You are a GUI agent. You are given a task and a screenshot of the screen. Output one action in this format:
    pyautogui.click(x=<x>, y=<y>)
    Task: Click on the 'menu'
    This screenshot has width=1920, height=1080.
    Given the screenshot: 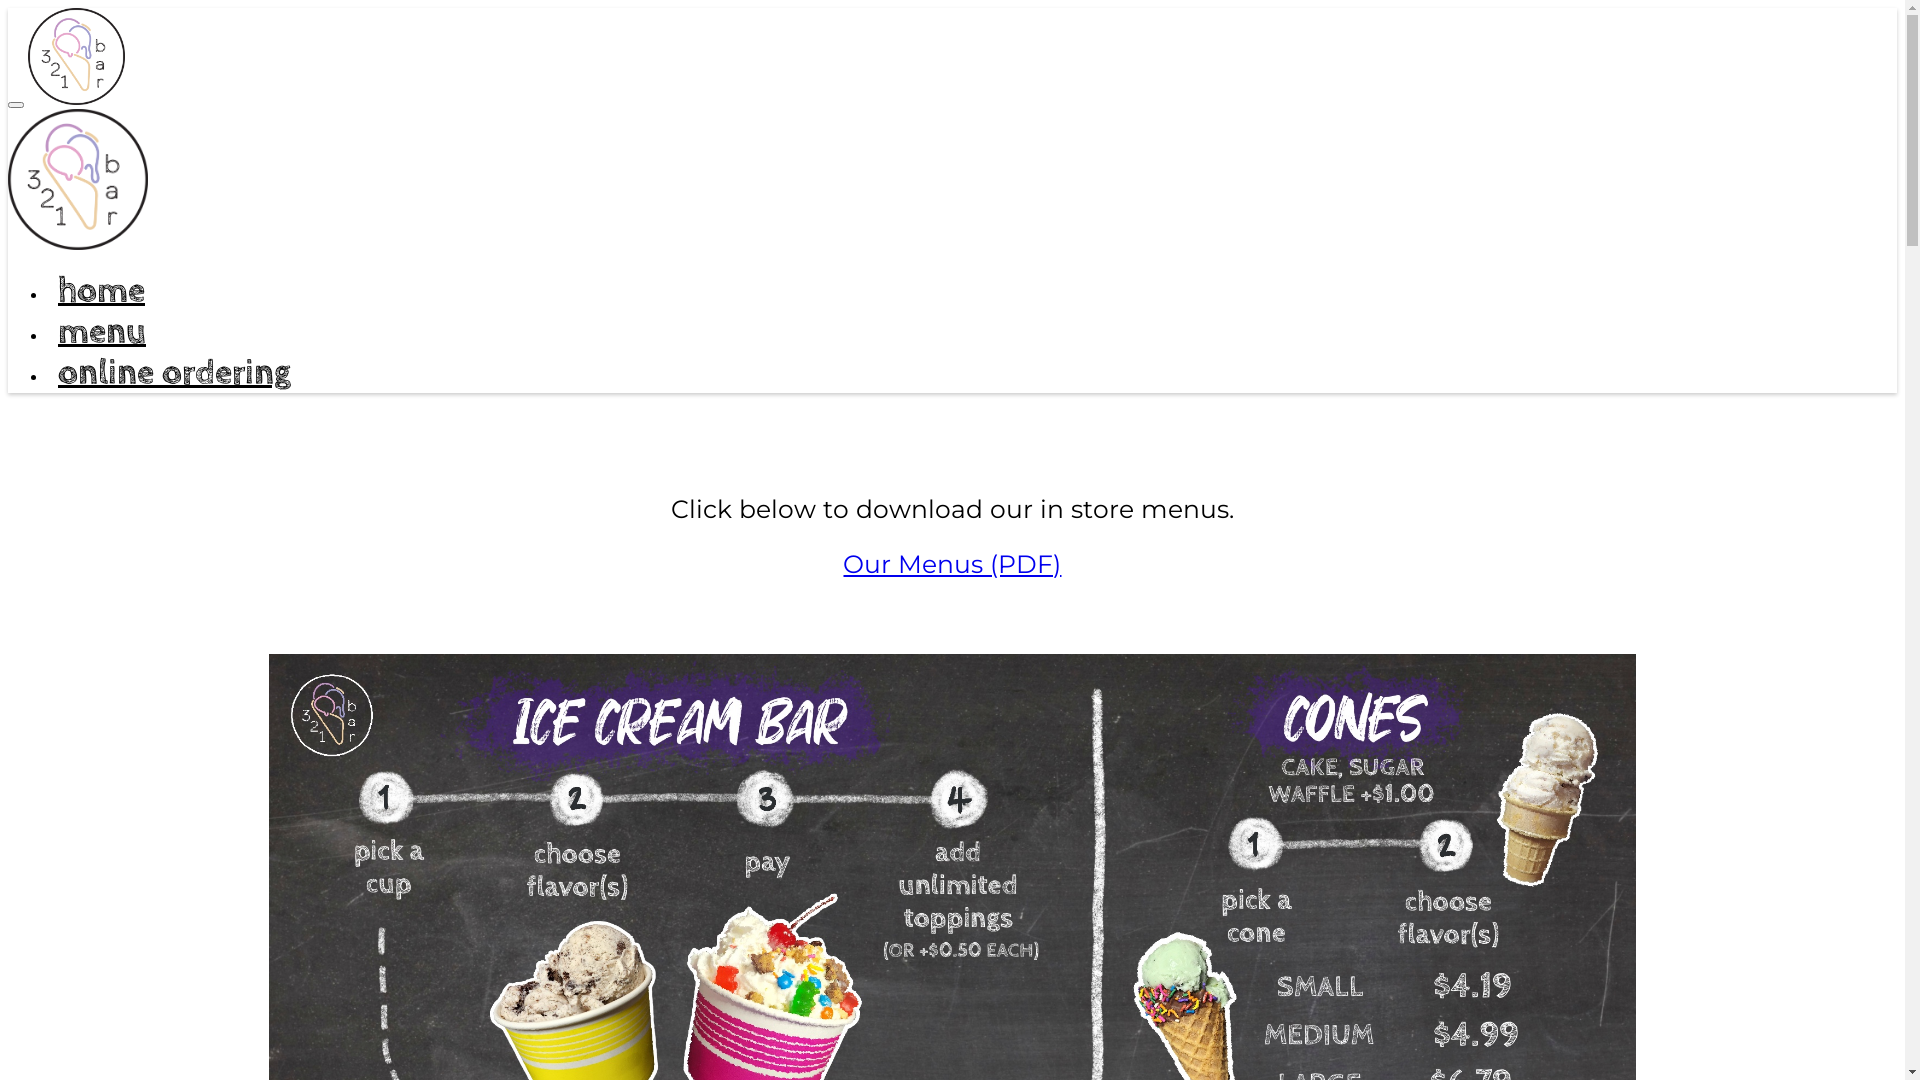 What is the action you would take?
    pyautogui.click(x=100, y=330)
    